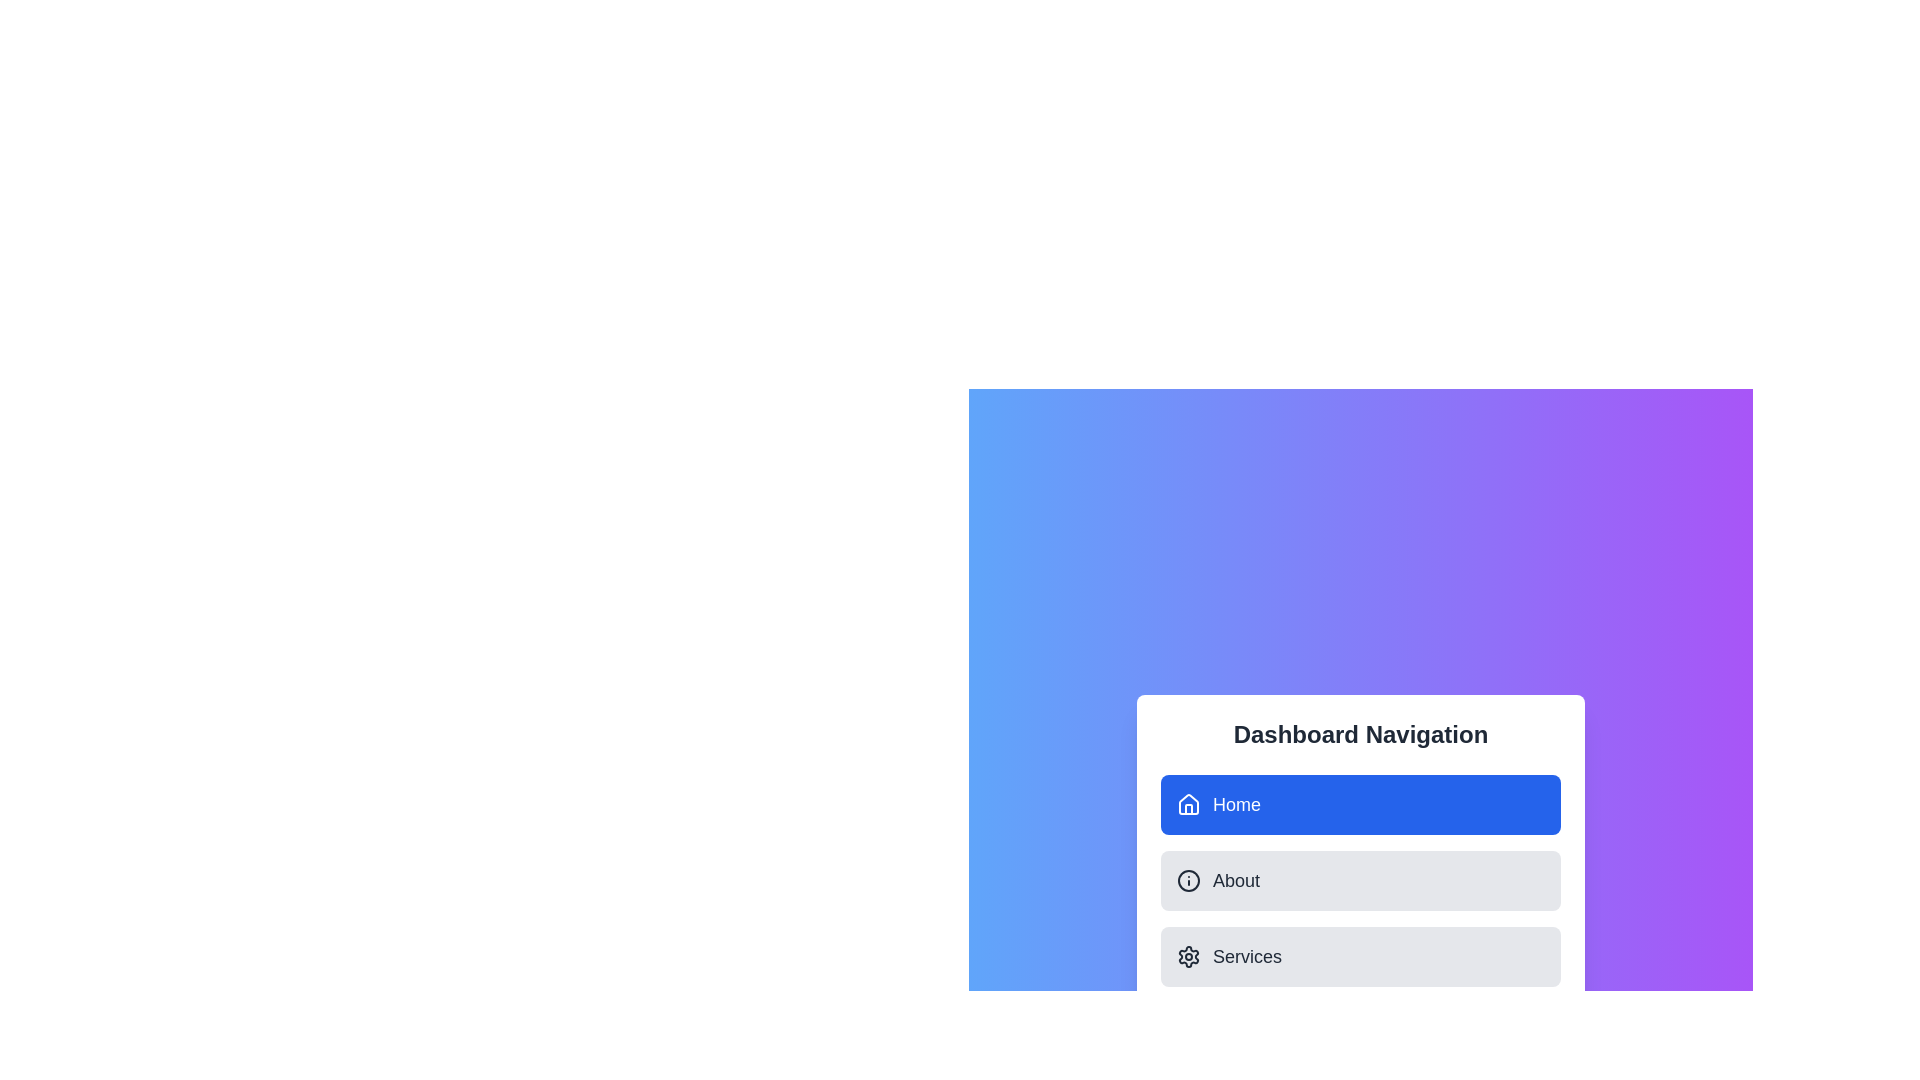 The height and width of the screenshot is (1080, 1920). What do you see at coordinates (1360, 735) in the screenshot?
I see `the 'Dashboard Navigation' title text label, which is prominently styled in bold and is located at the top of the navigation menu interface` at bounding box center [1360, 735].